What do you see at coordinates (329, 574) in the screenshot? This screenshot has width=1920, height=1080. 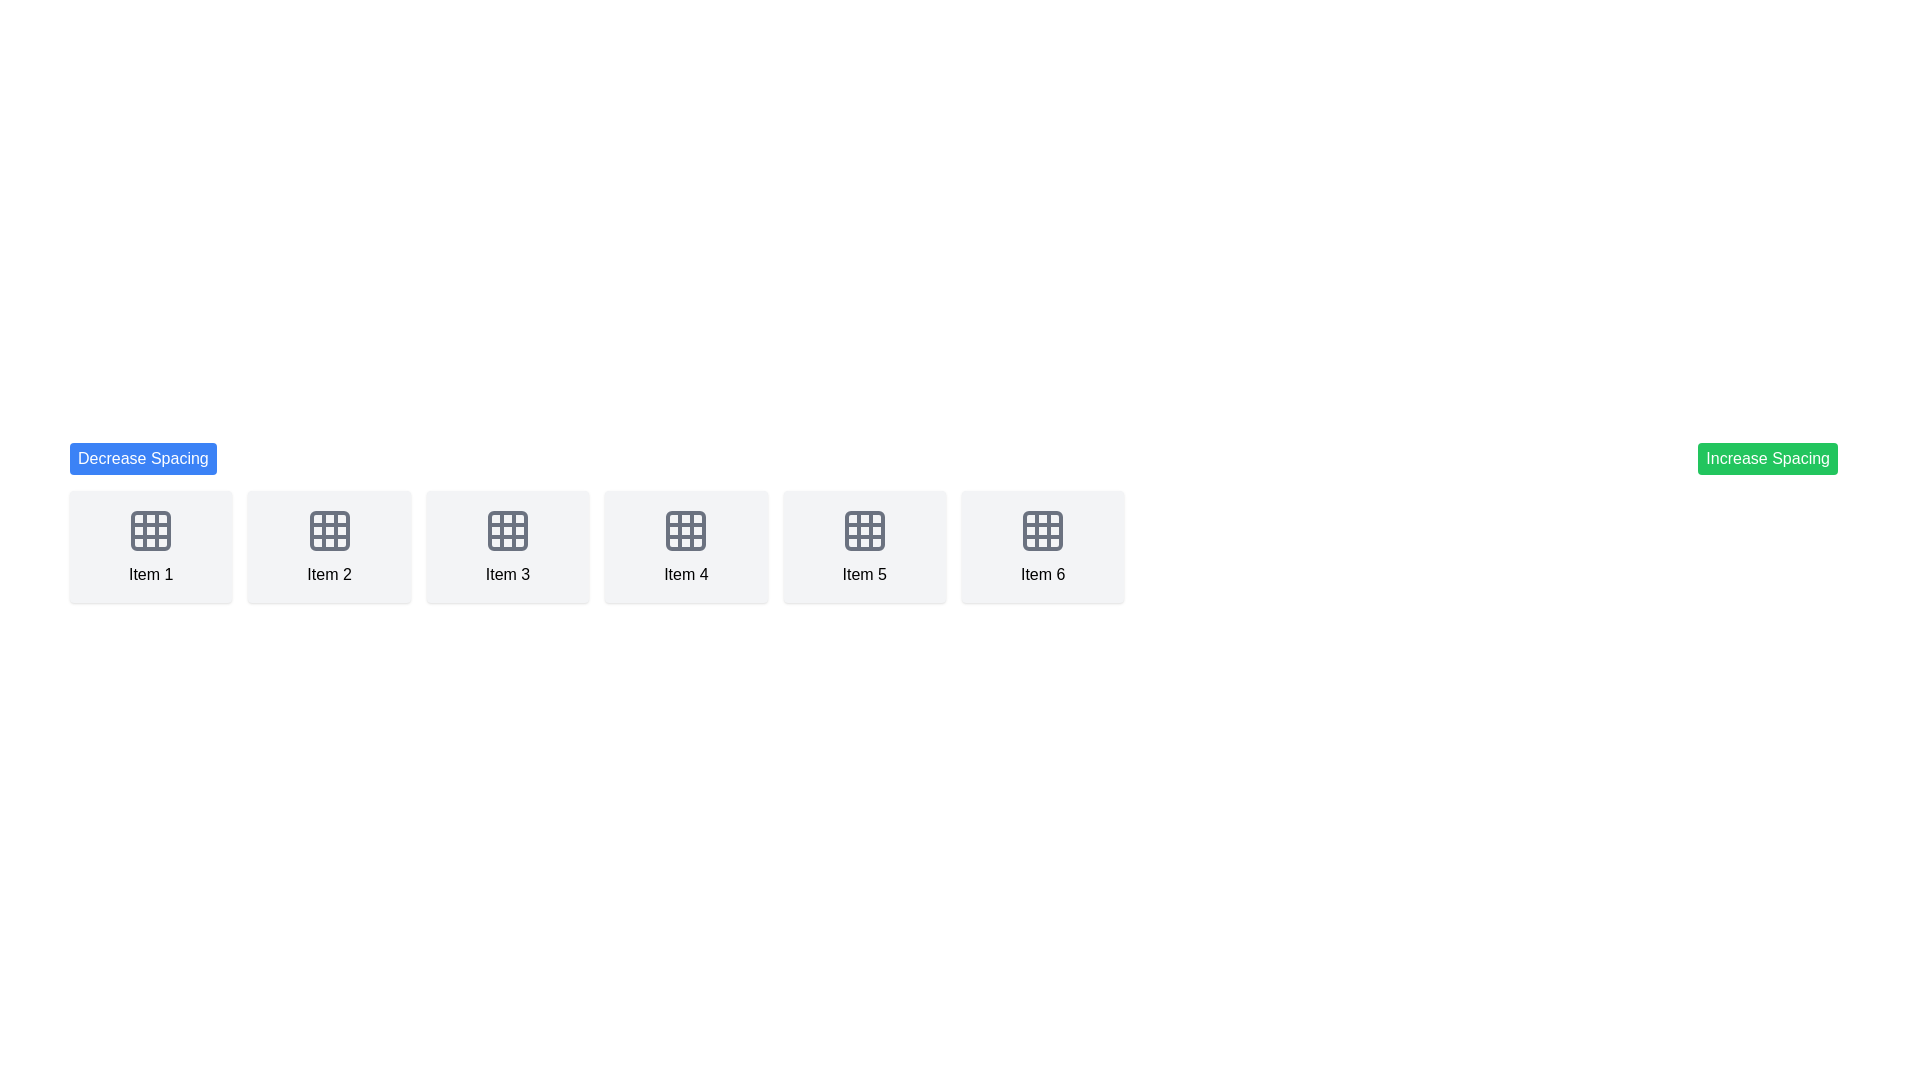 I see `the Text label displaying 'Item 2', which is located between 'Item 1' and 'Item 3' in a horizontally aligned list of labeled icon-button combinations` at bounding box center [329, 574].